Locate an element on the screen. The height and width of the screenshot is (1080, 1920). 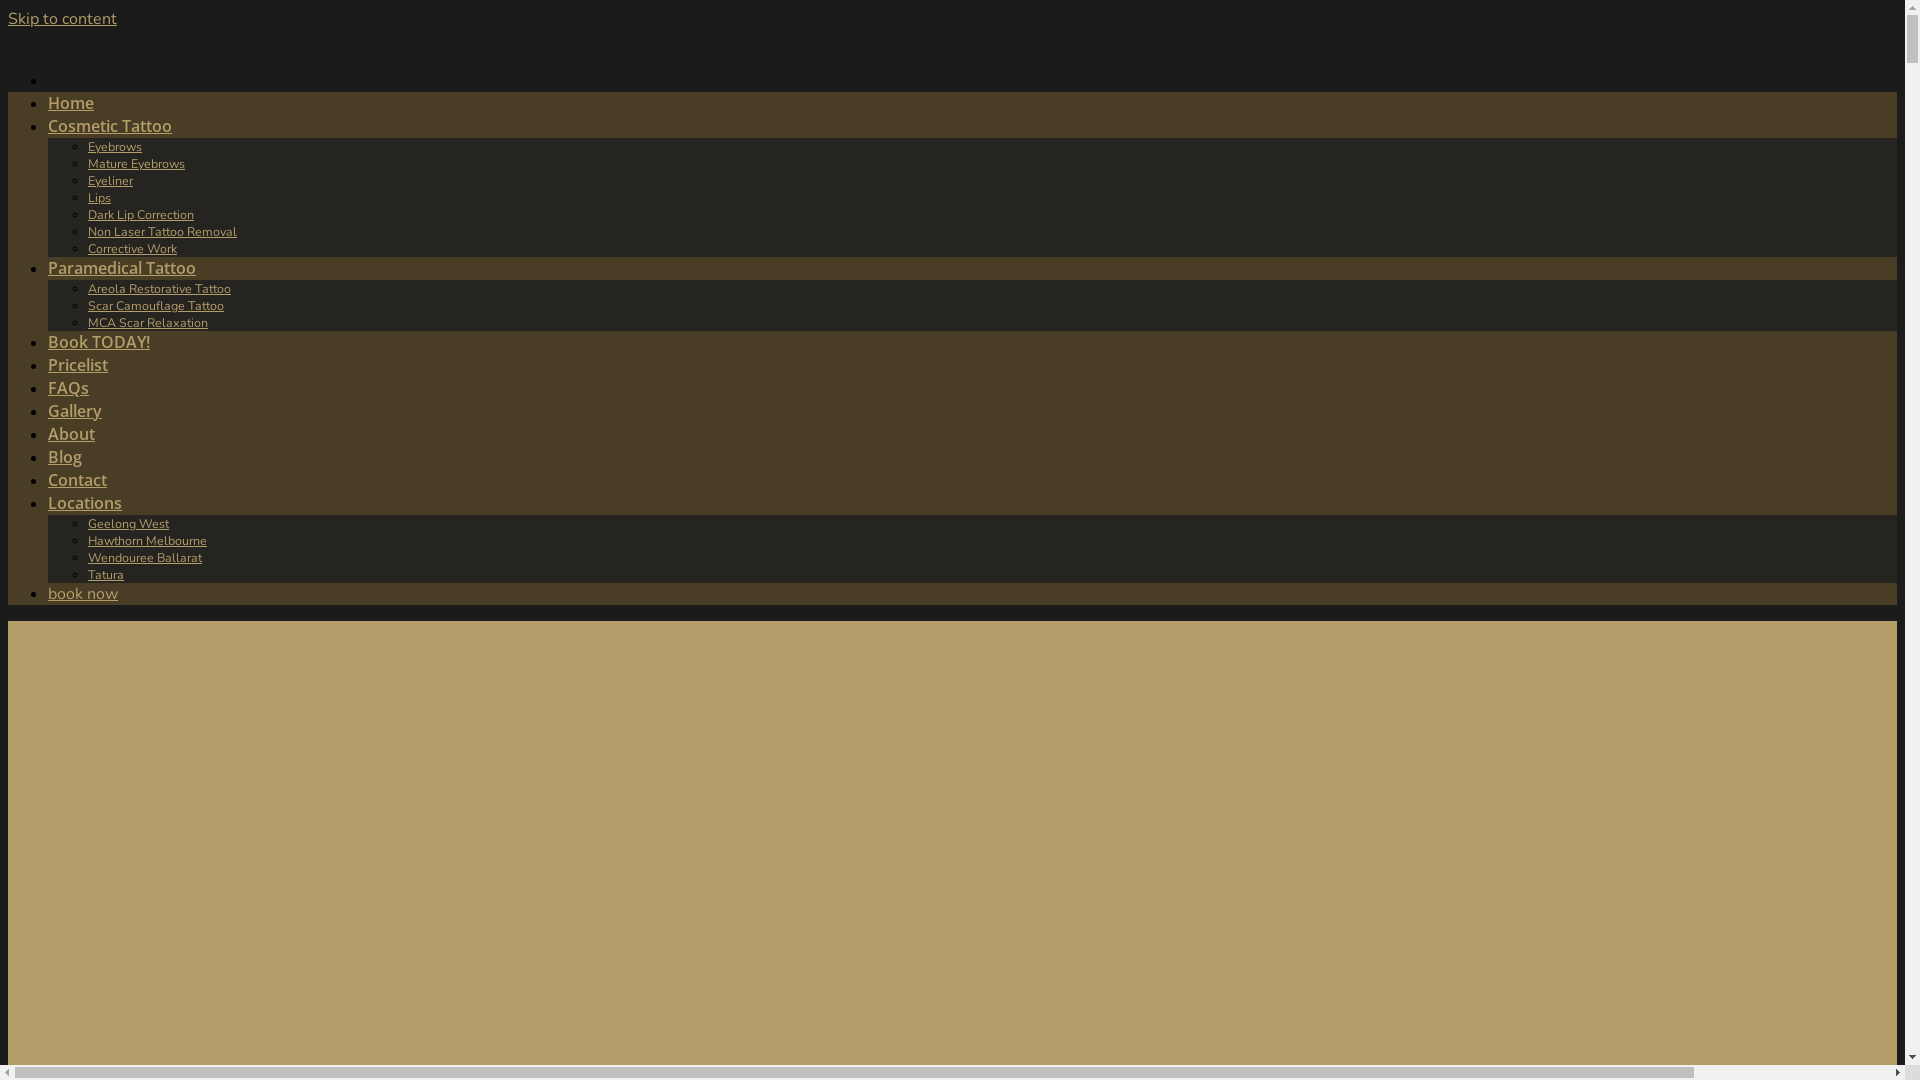
'Wendouree Ballarat' is located at coordinates (143, 557).